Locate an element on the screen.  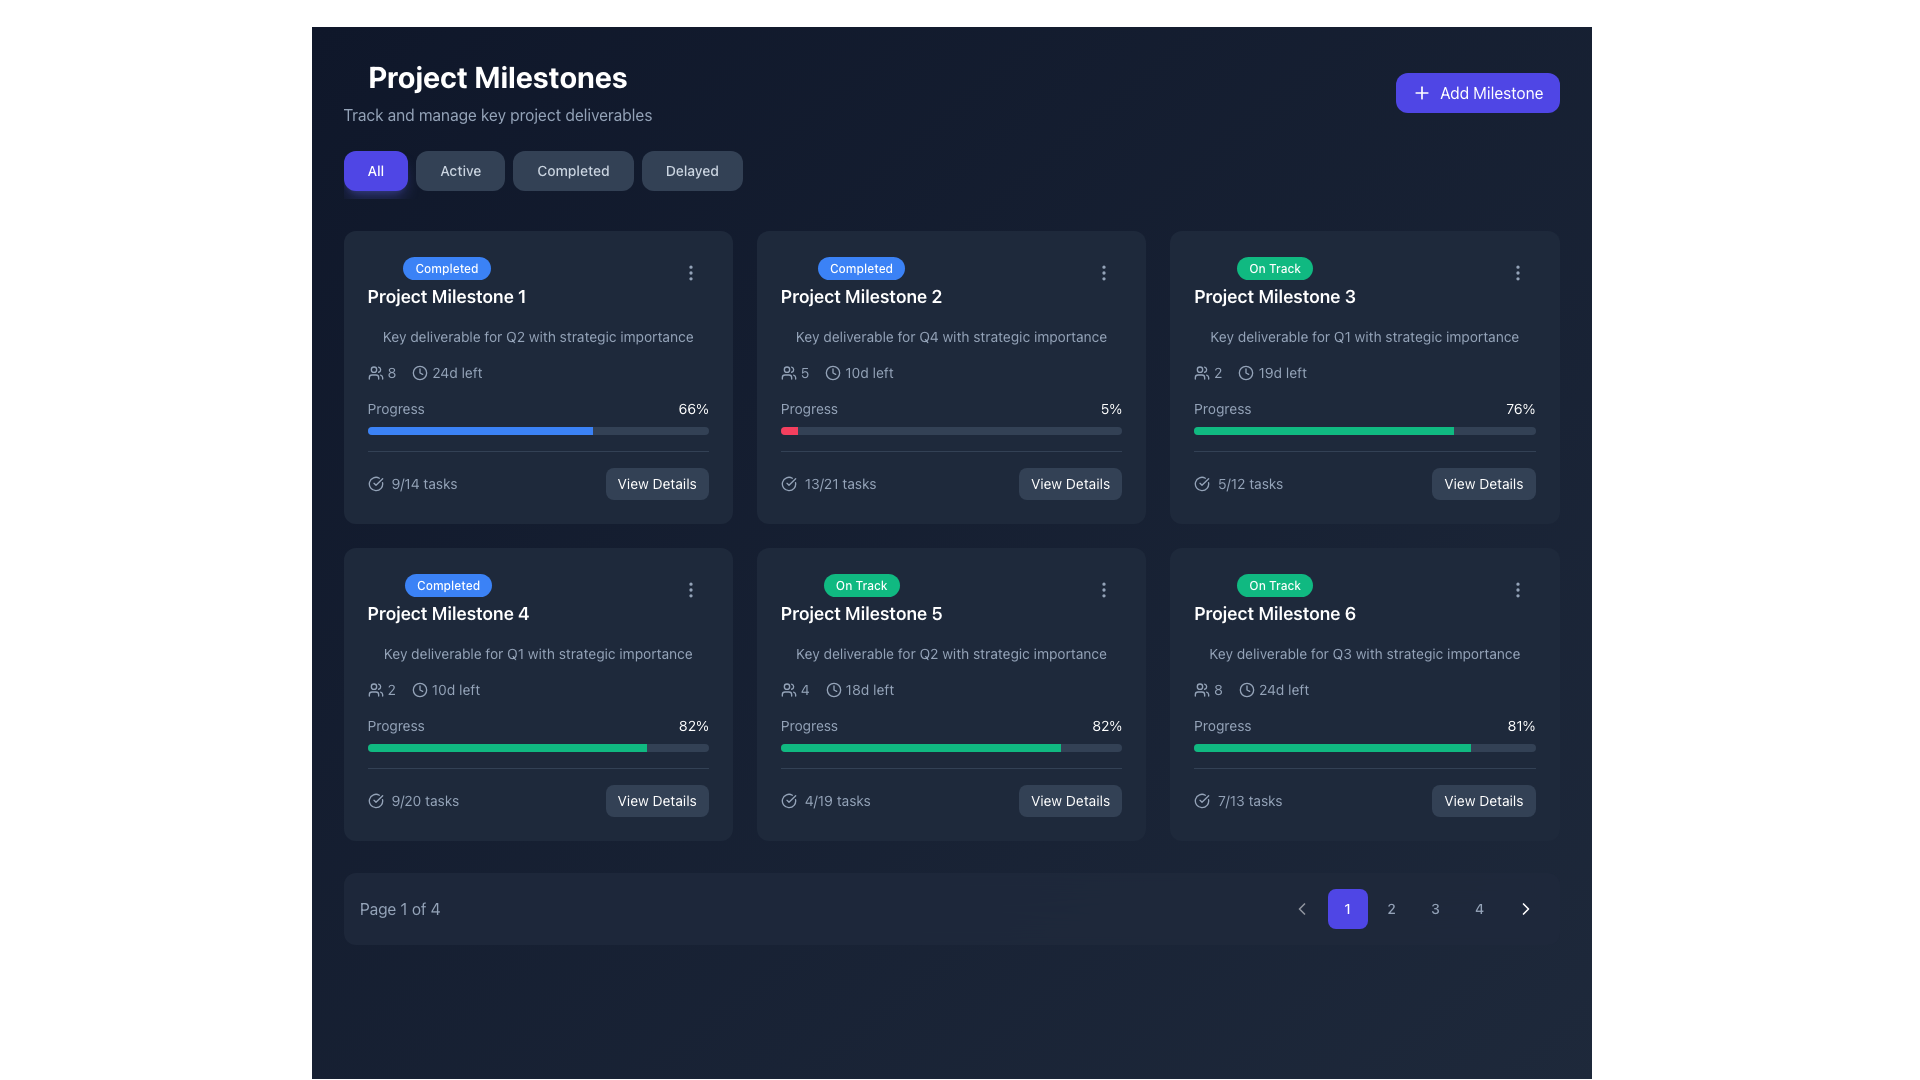
the button located is located at coordinates (1517, 273).